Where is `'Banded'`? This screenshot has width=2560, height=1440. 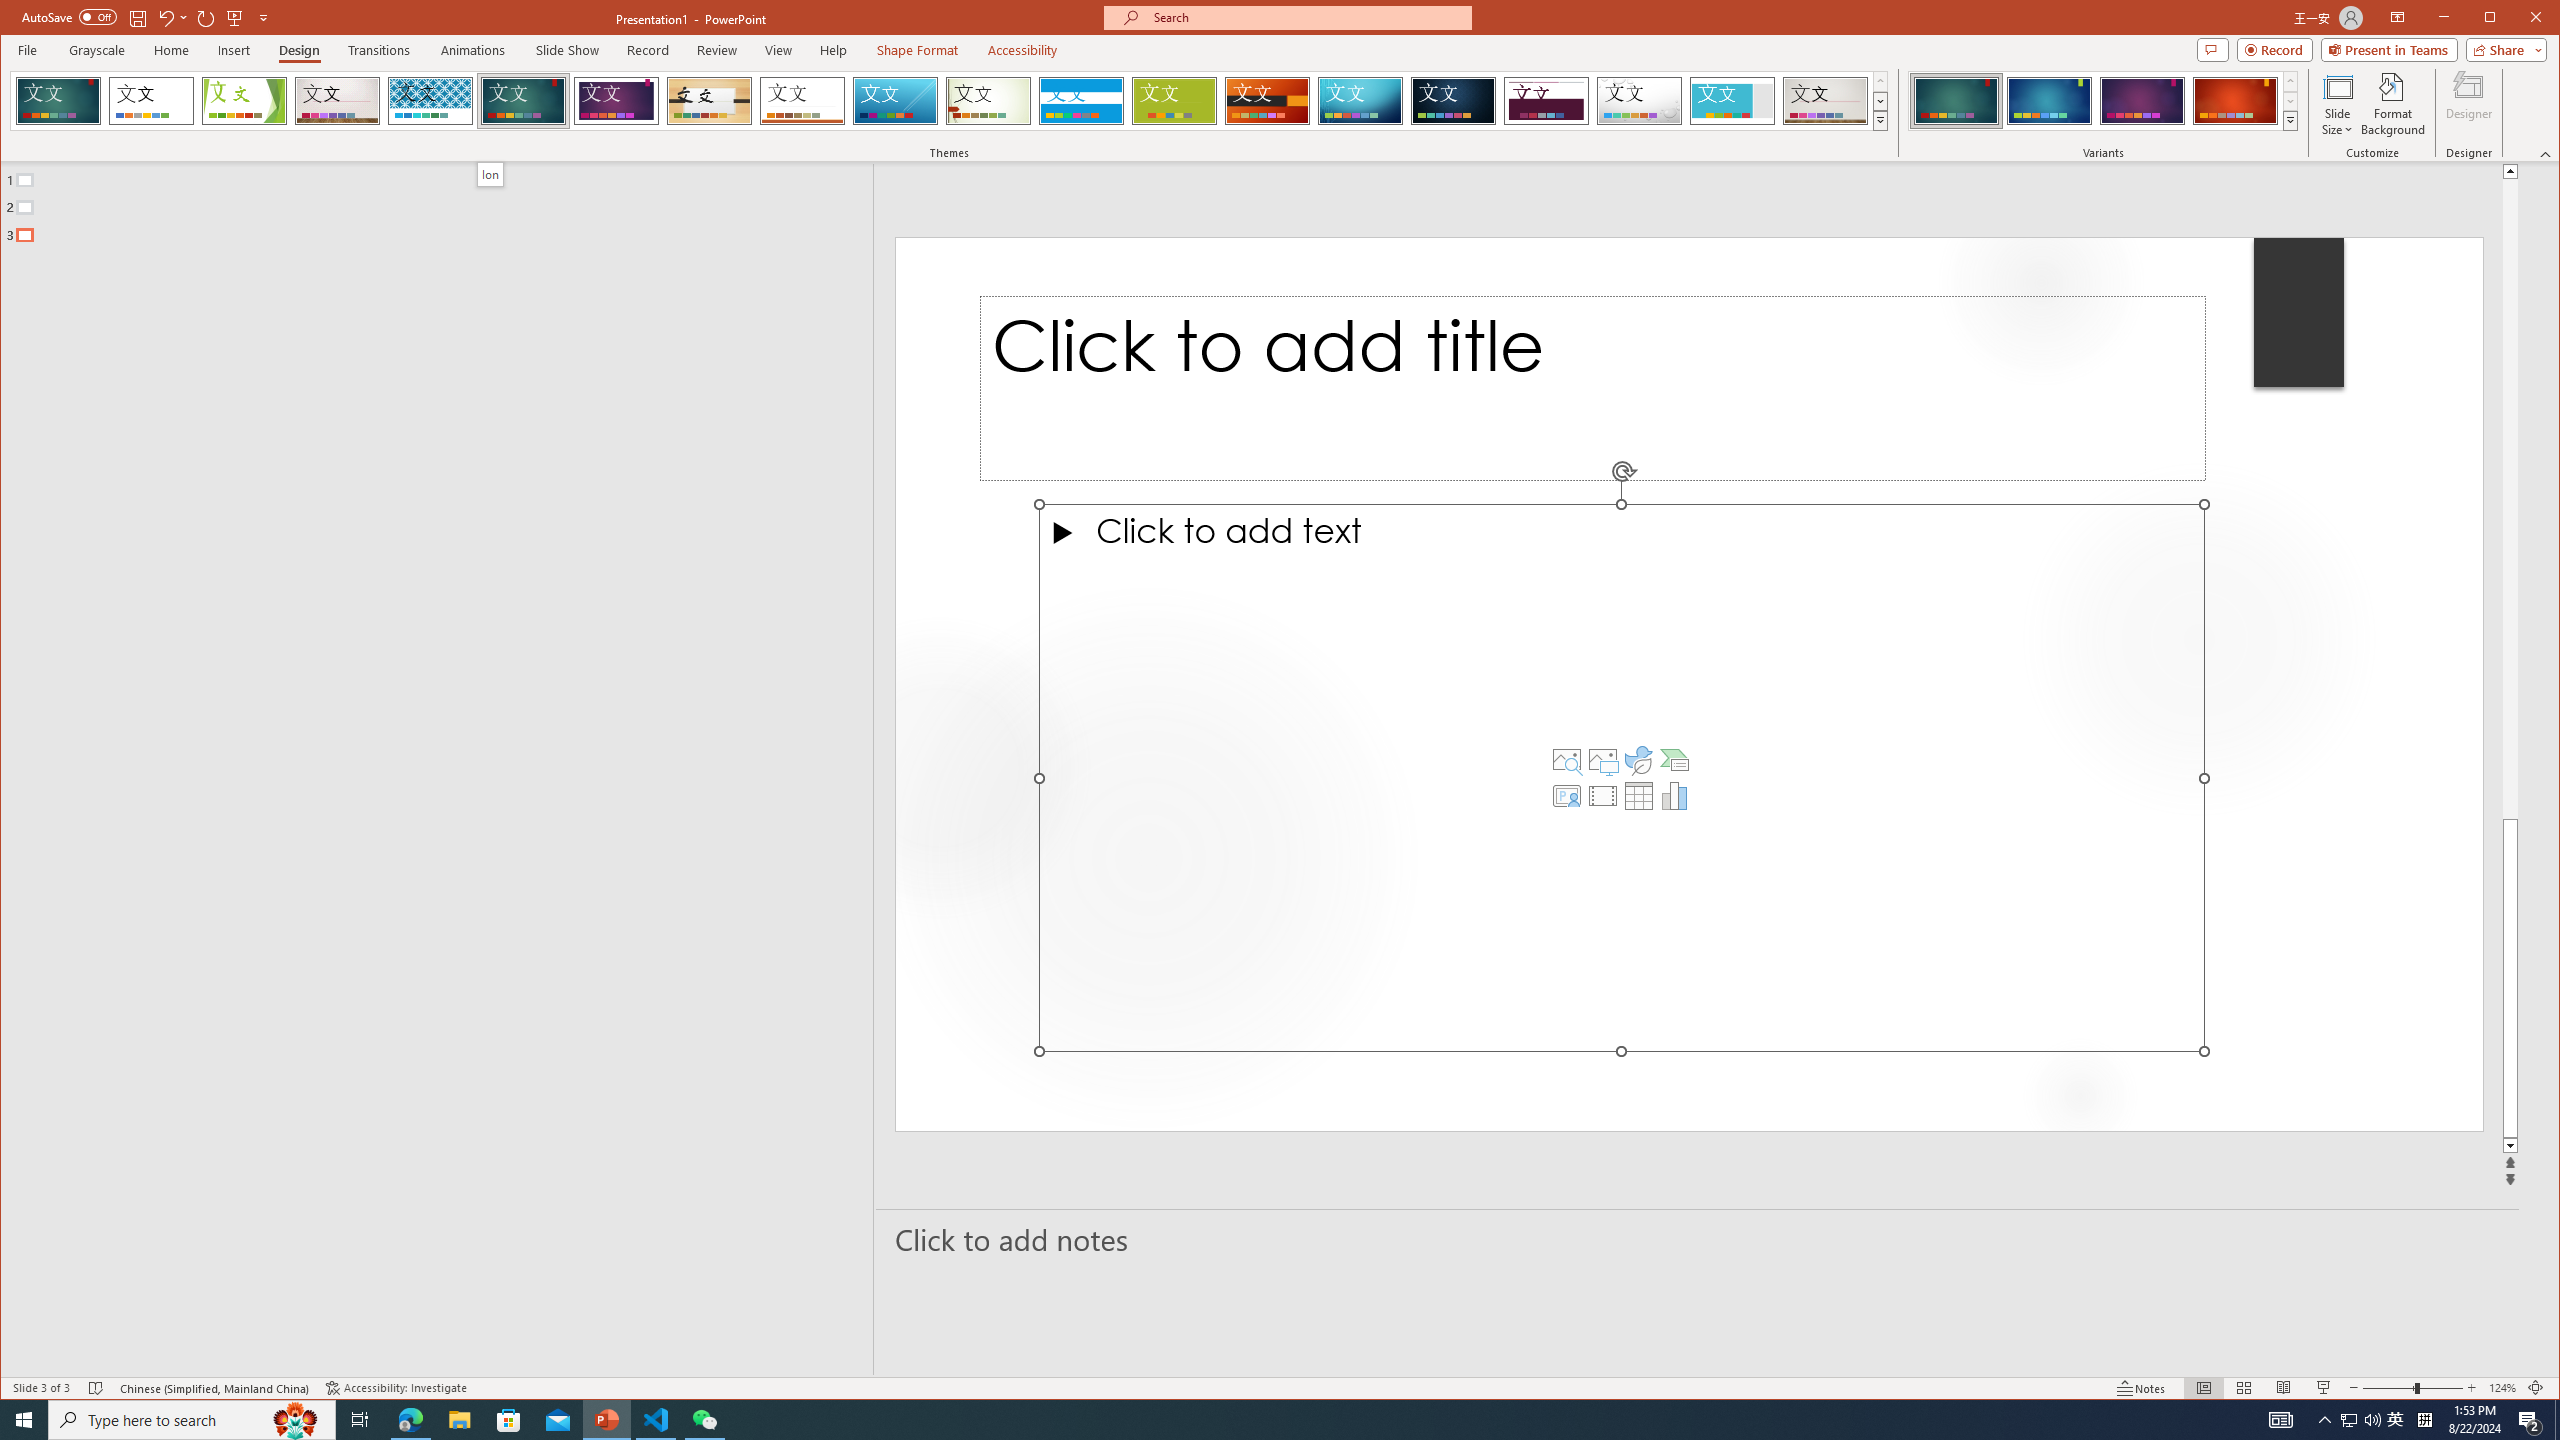
'Banded' is located at coordinates (1080, 100).